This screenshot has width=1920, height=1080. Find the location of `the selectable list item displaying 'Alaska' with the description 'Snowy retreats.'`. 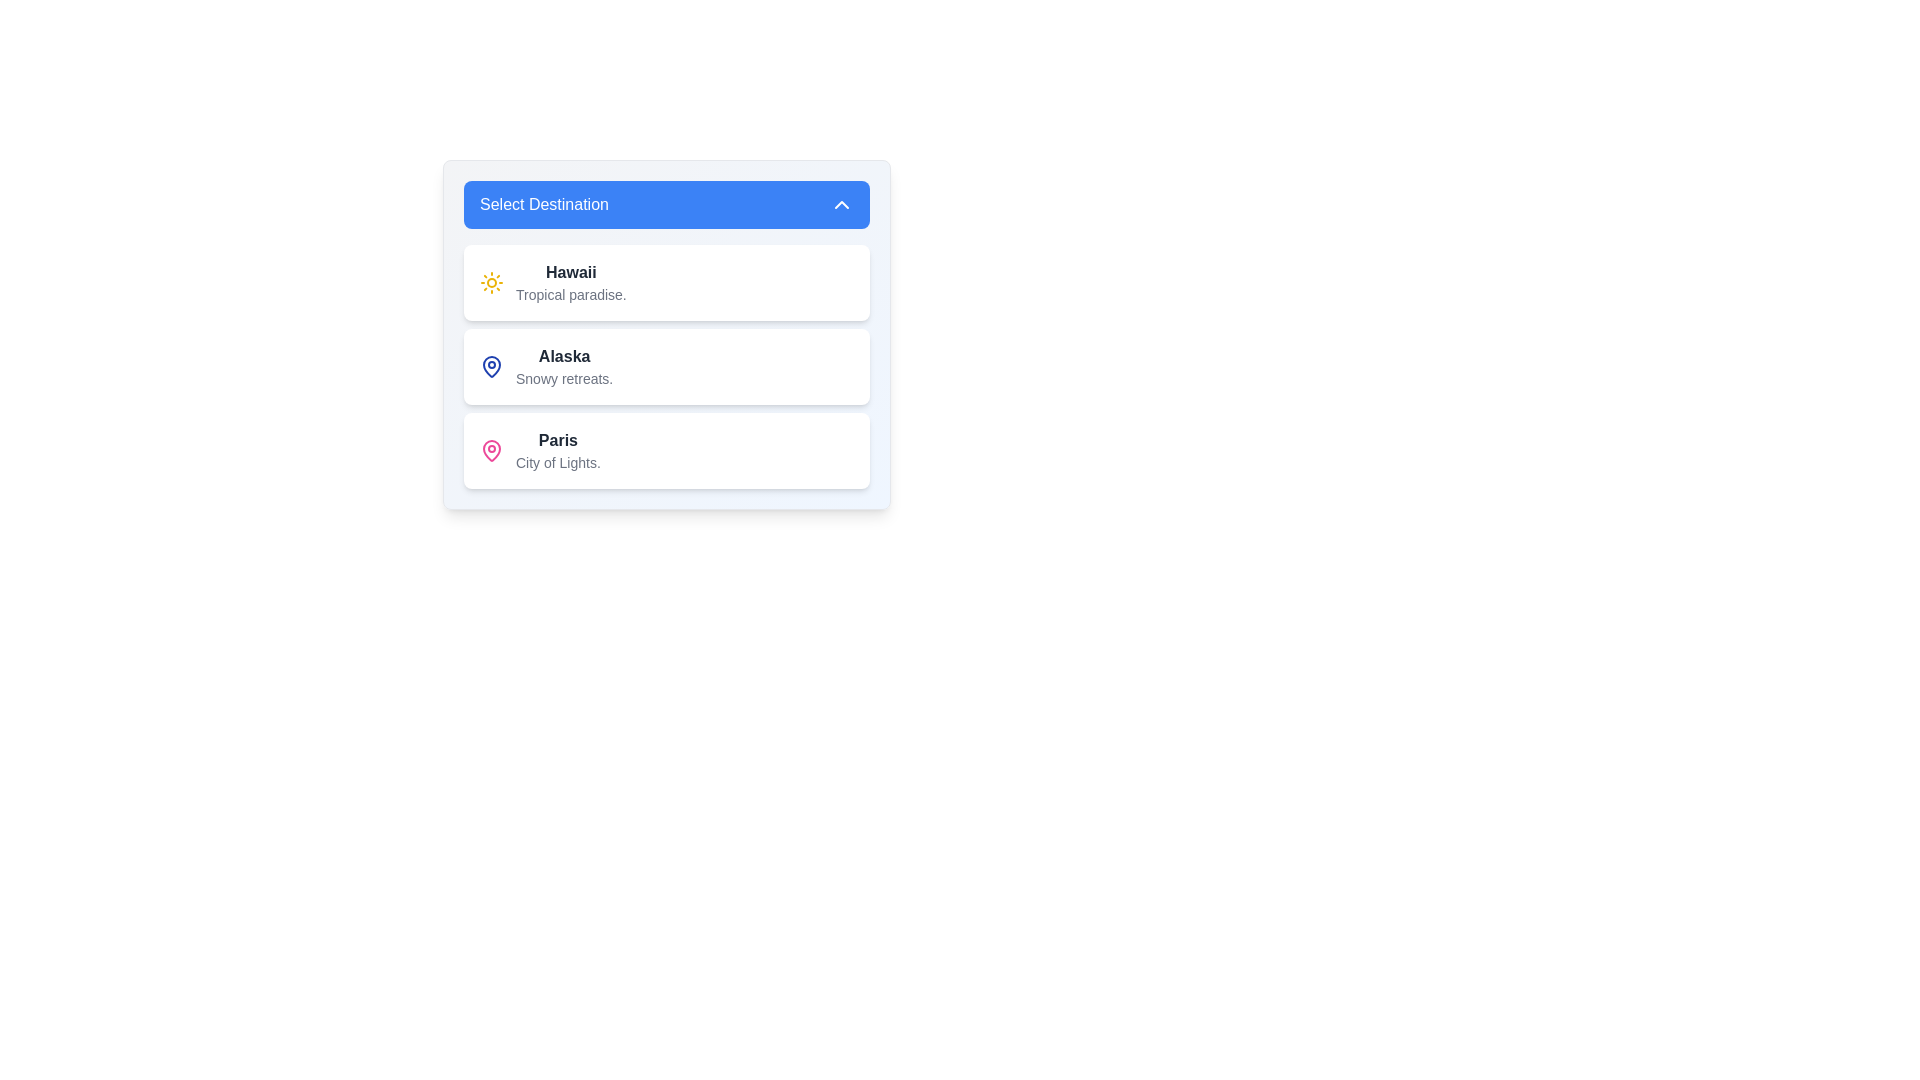

the selectable list item displaying 'Alaska' with the description 'Snowy retreats.' is located at coordinates (667, 334).